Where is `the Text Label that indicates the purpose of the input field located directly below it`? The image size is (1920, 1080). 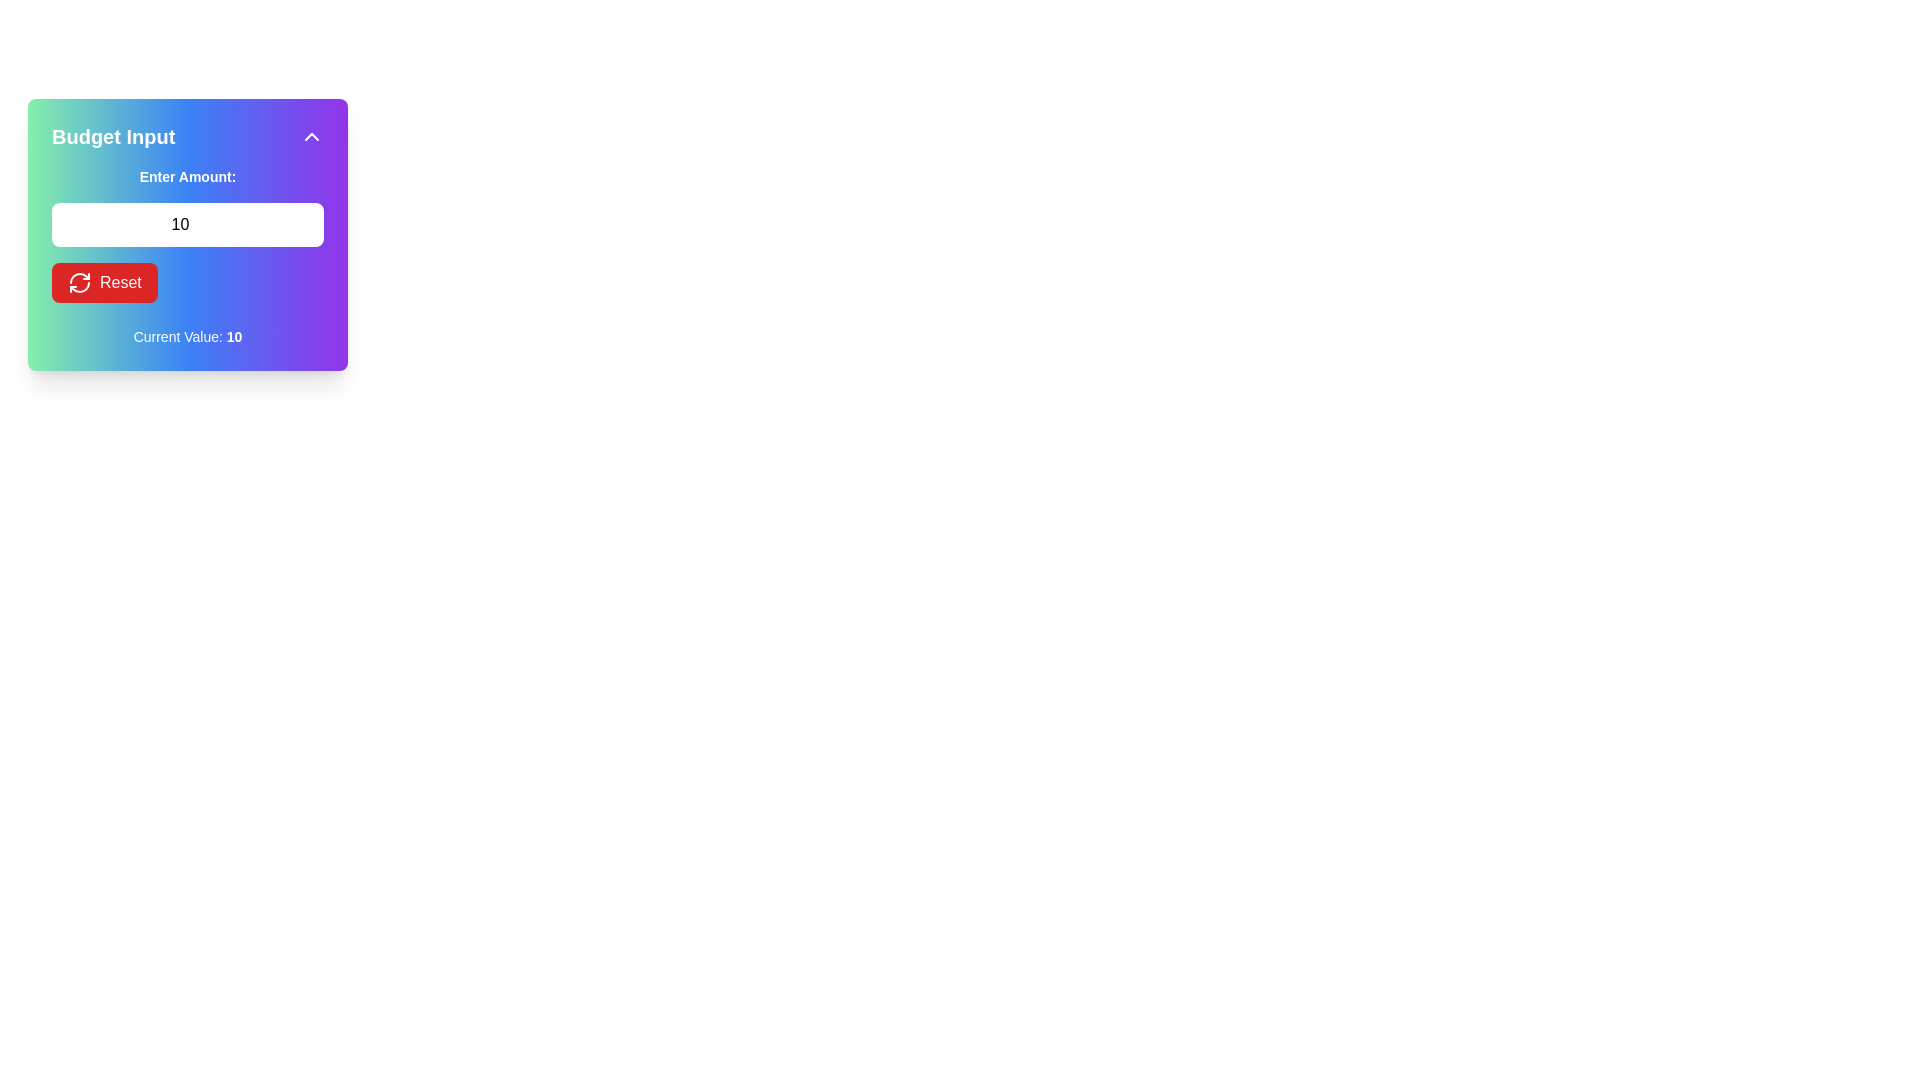
the Text Label that indicates the purpose of the input field located directly below it is located at coordinates (187, 176).